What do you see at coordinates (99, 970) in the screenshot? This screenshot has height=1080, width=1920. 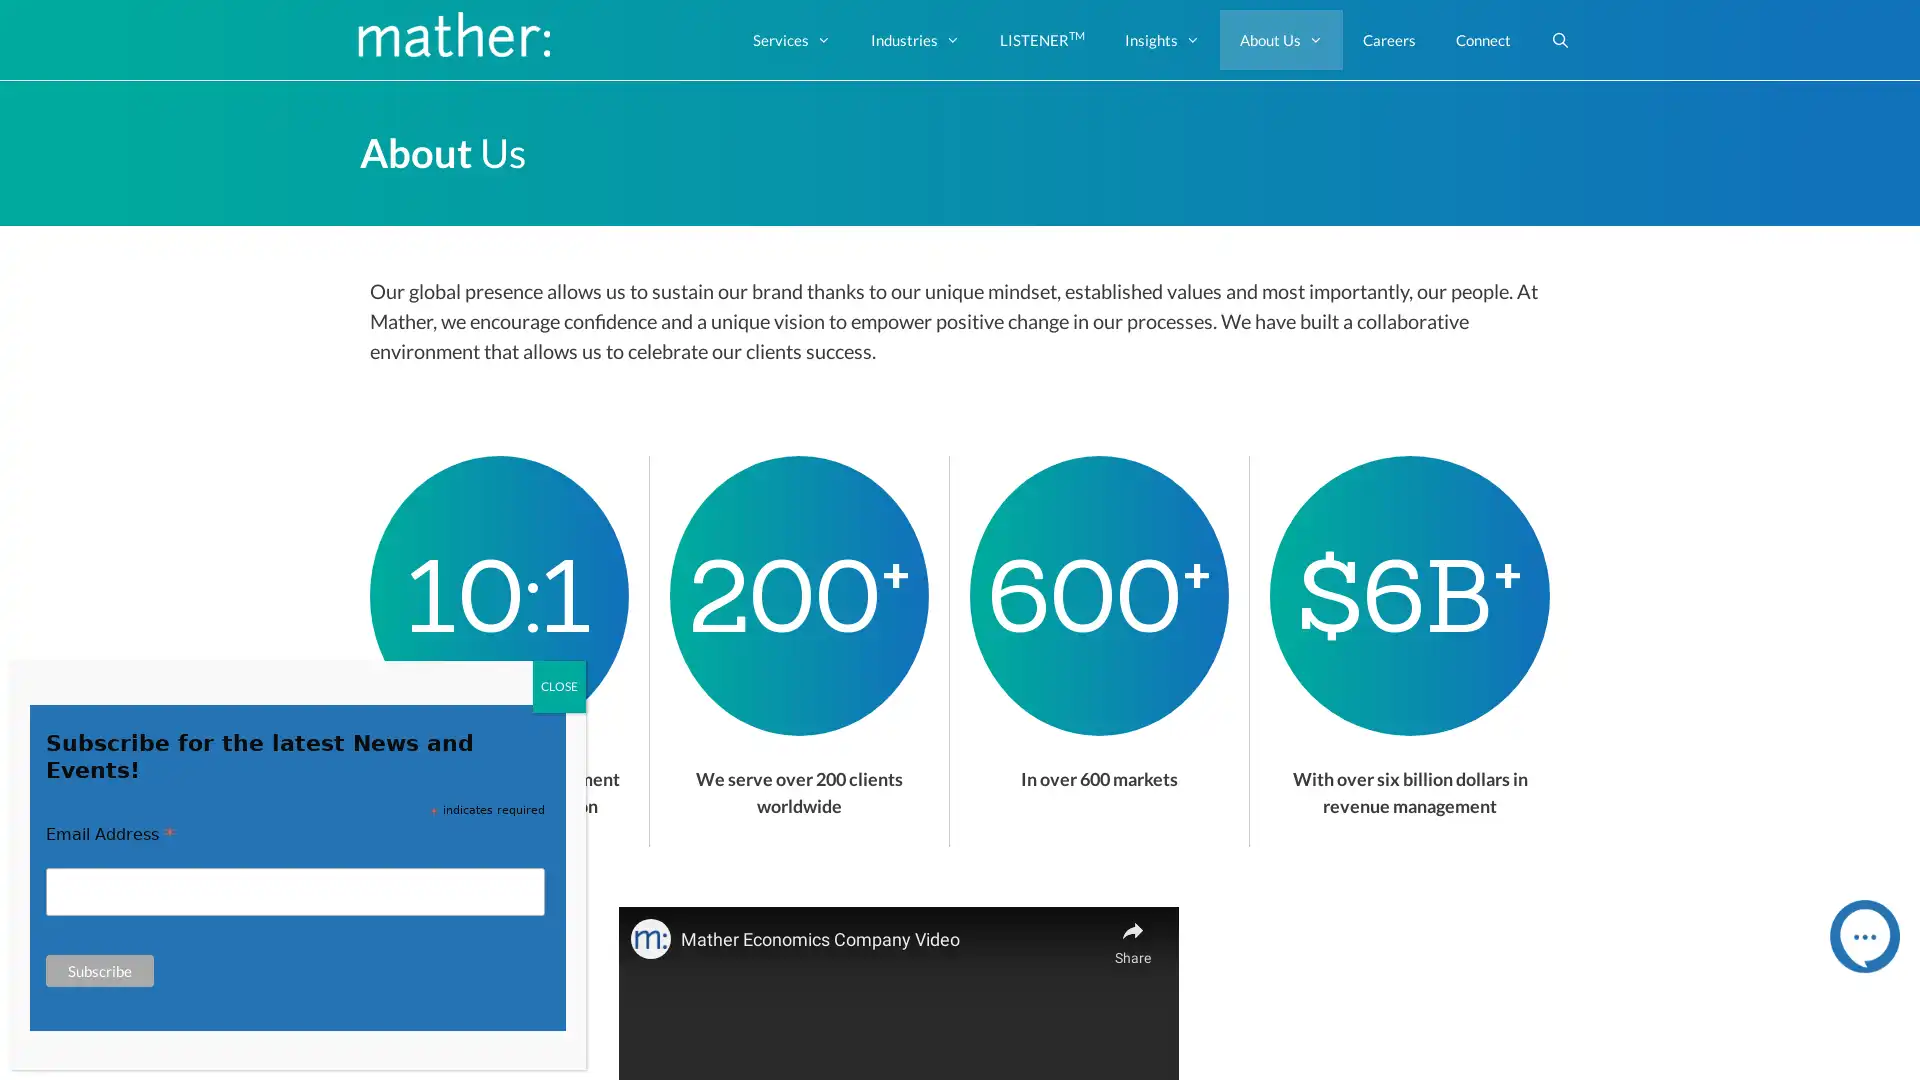 I see `Subscribe` at bounding box center [99, 970].